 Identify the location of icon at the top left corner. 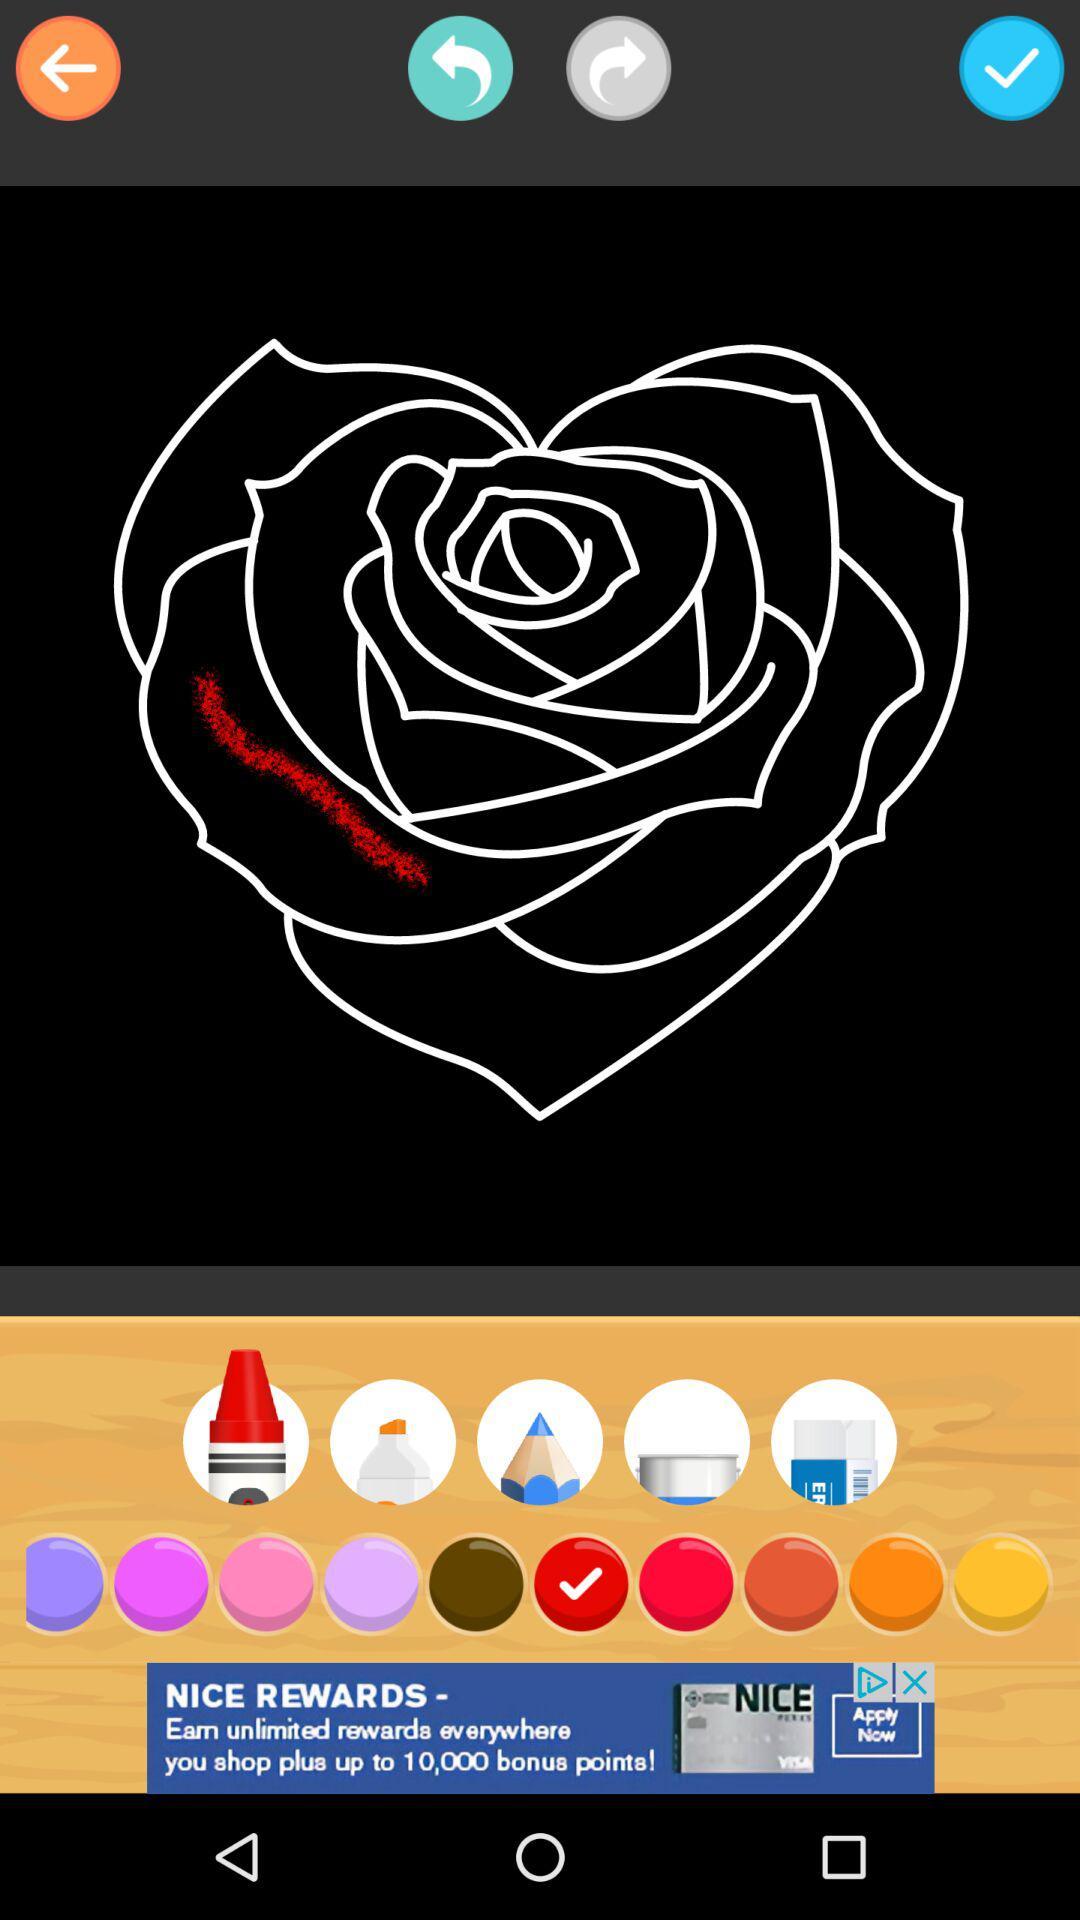
(67, 68).